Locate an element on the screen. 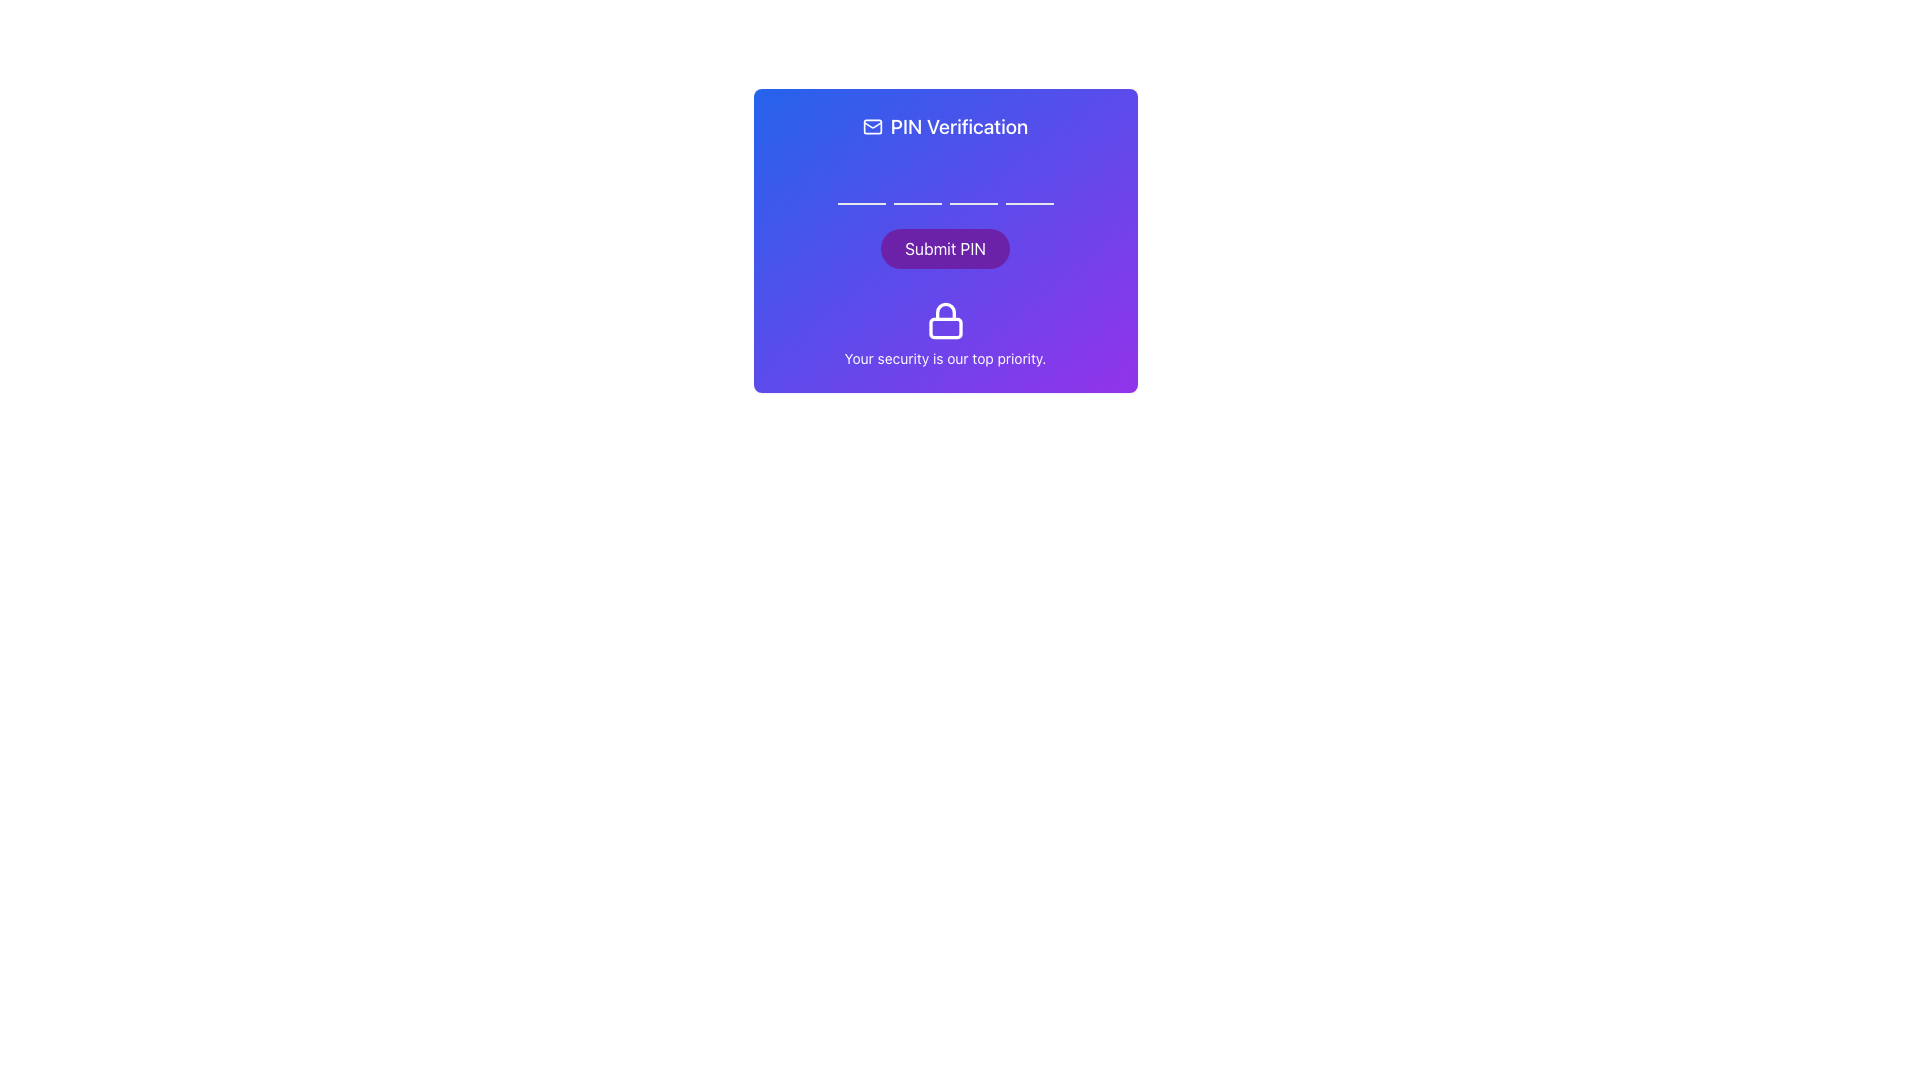  text from the header section featuring an envelope icon and the text 'PIN Verification', which is prominently displayed at the top center of the card component is located at coordinates (944, 127).